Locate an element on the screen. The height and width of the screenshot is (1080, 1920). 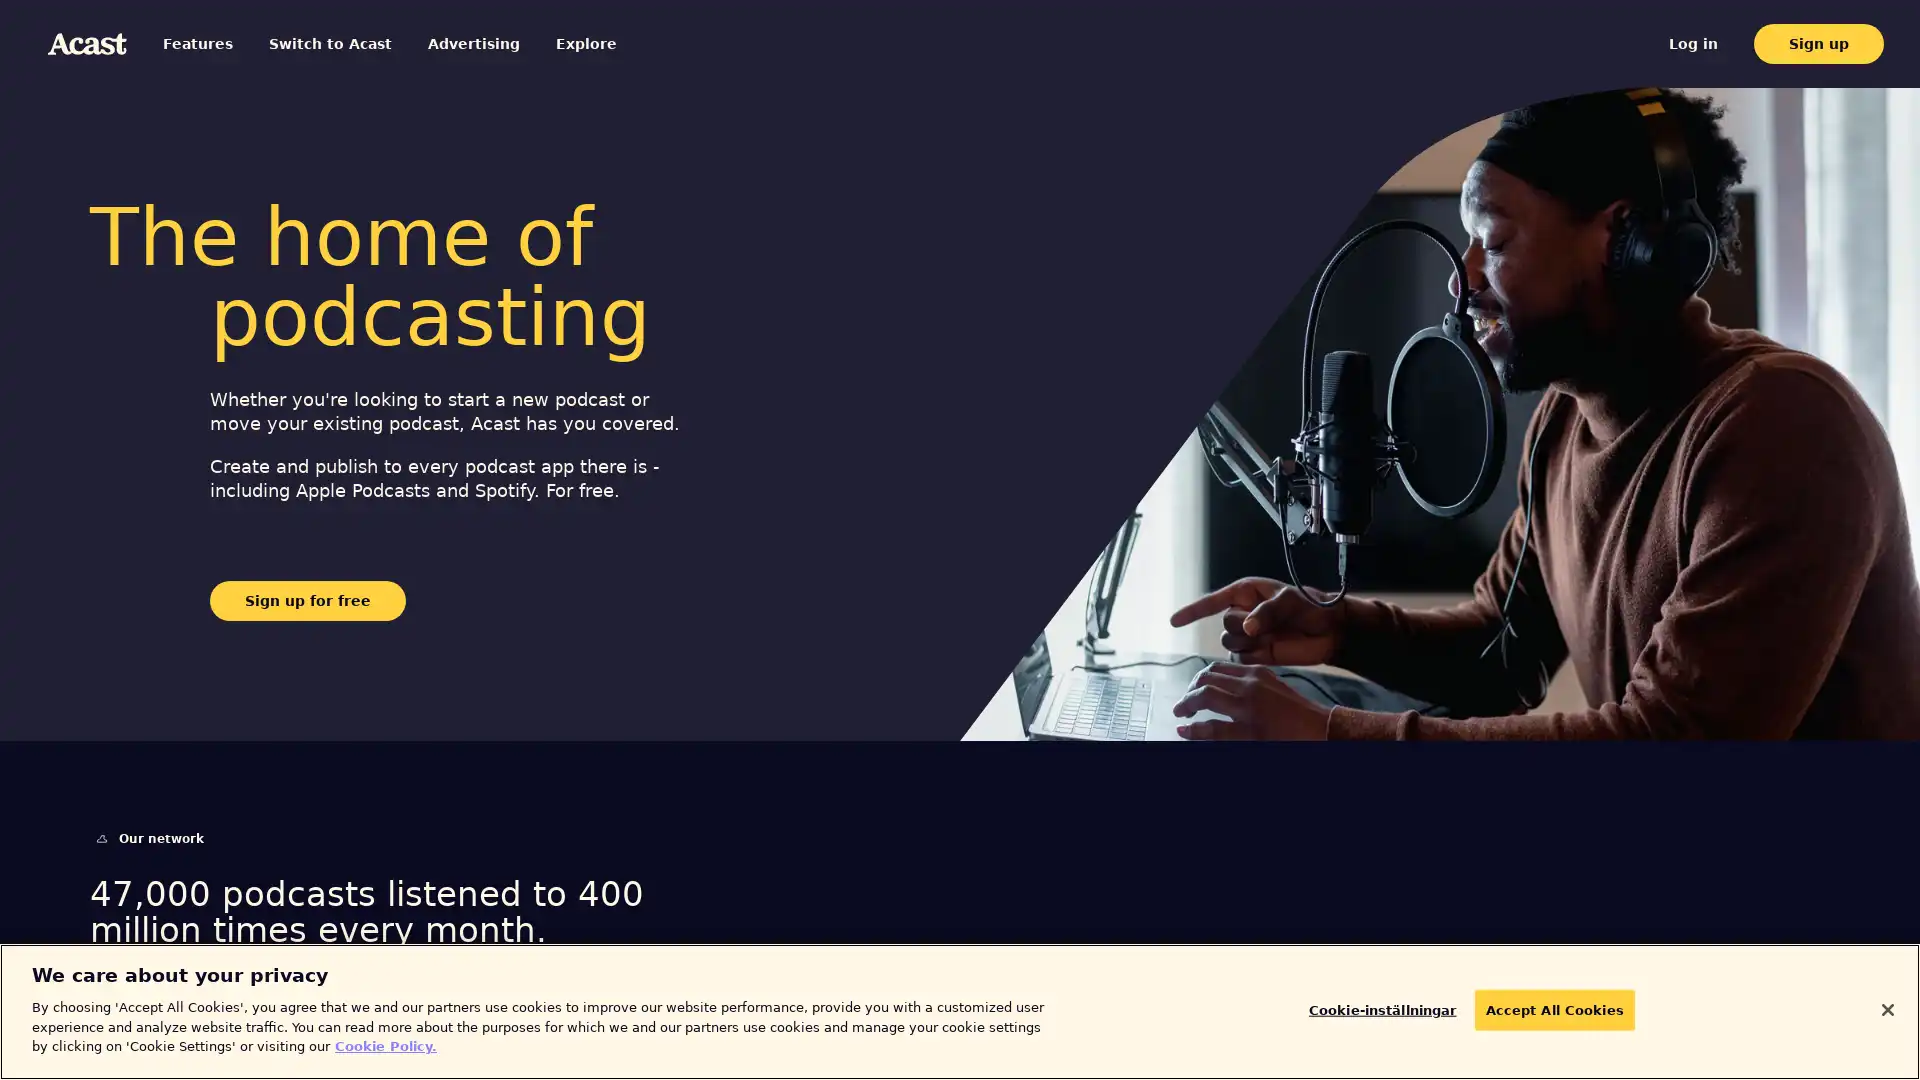
Switch to Acast is located at coordinates (306, 43).